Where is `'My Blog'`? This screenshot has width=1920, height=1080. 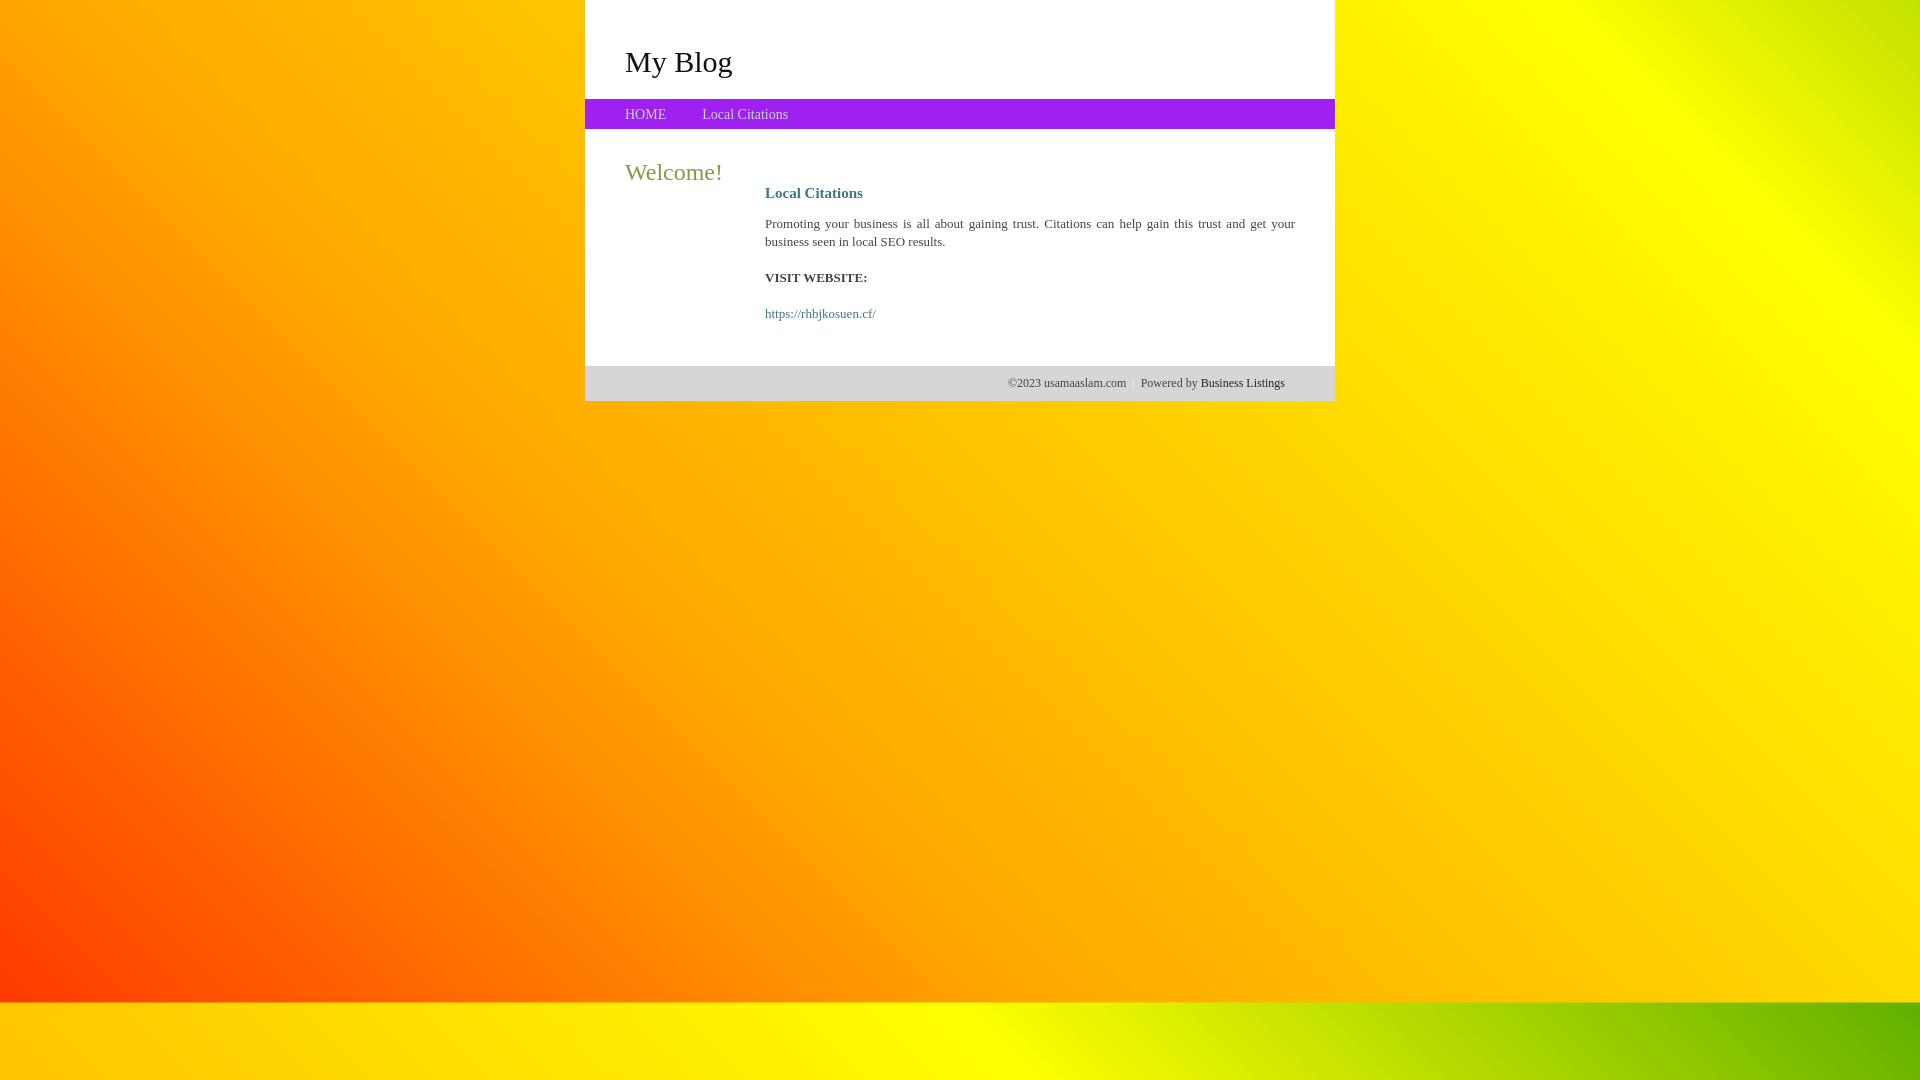
'My Blog' is located at coordinates (678, 60).